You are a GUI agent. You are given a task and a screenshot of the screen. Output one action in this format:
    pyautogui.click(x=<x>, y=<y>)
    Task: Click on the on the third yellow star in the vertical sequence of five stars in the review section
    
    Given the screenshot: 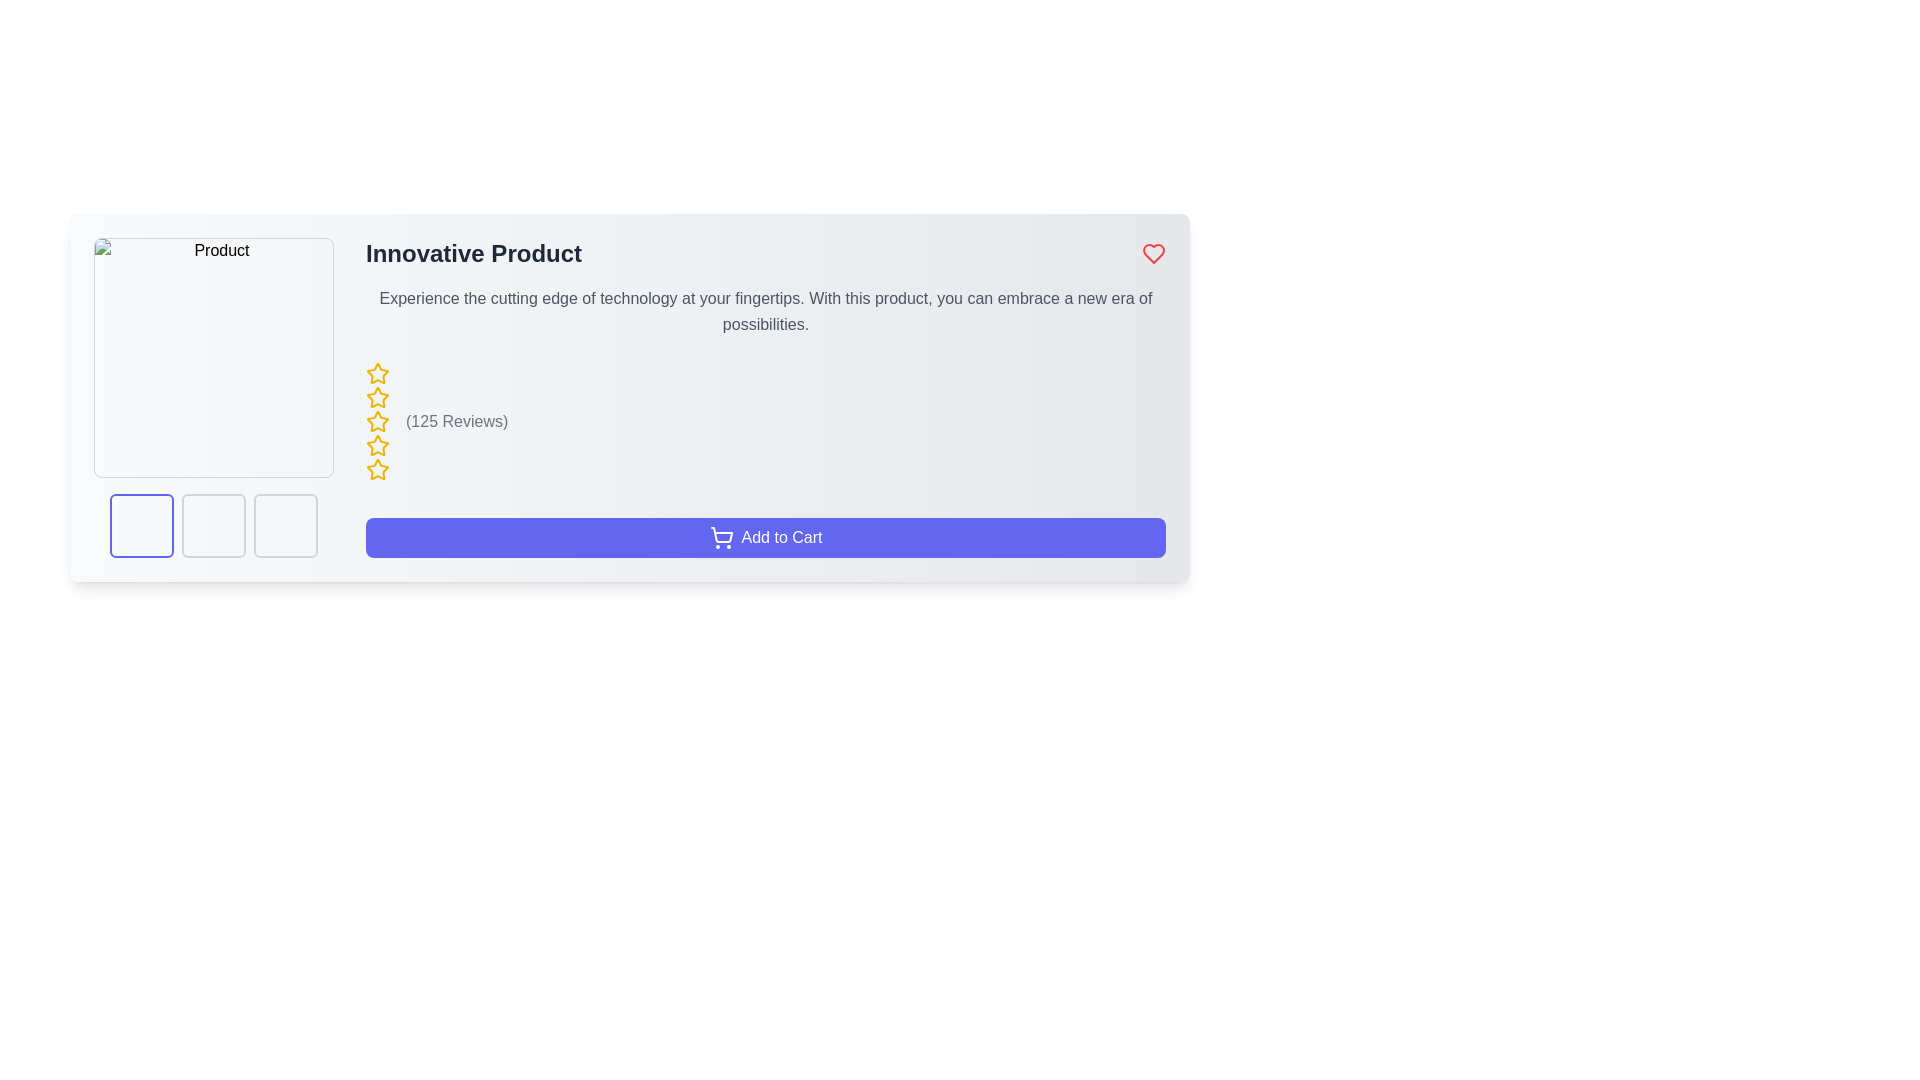 What is the action you would take?
    pyautogui.click(x=378, y=420)
    